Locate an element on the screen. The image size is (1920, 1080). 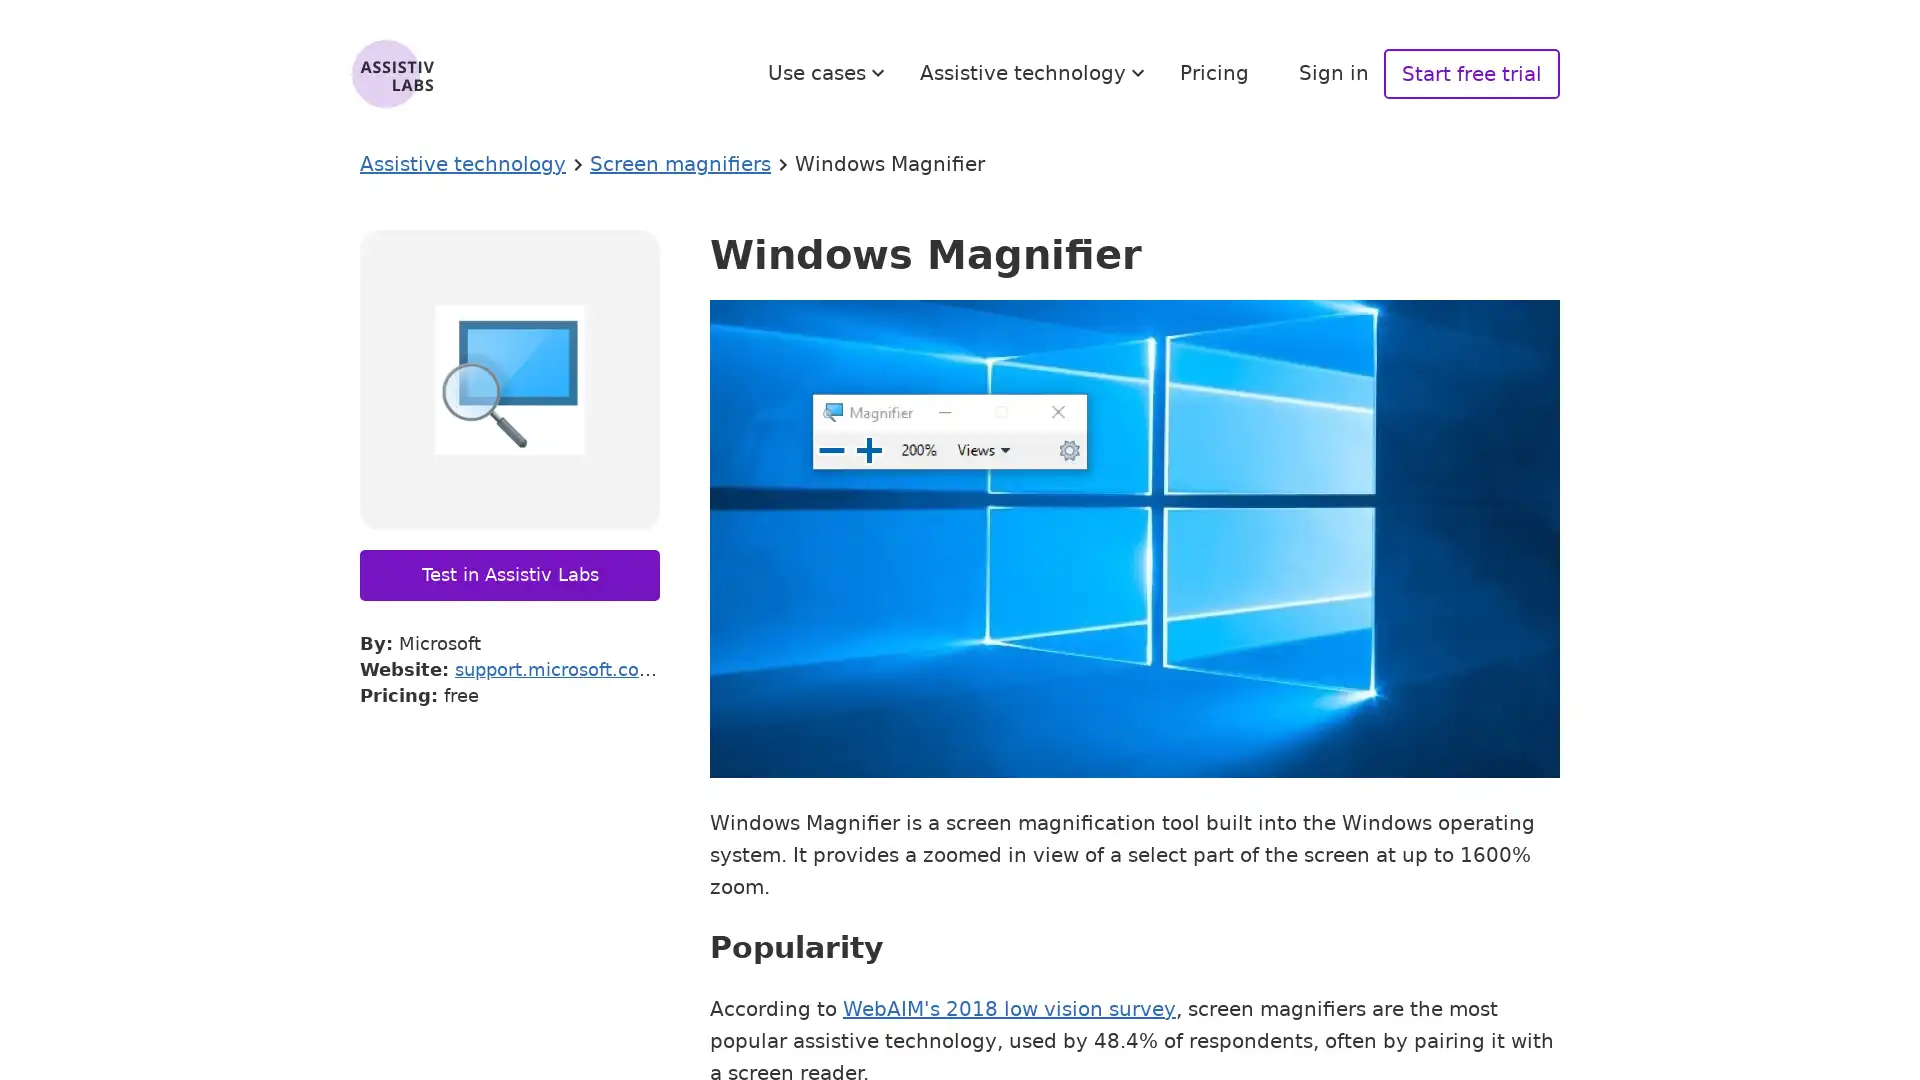
Use cases is located at coordinates (829, 72).